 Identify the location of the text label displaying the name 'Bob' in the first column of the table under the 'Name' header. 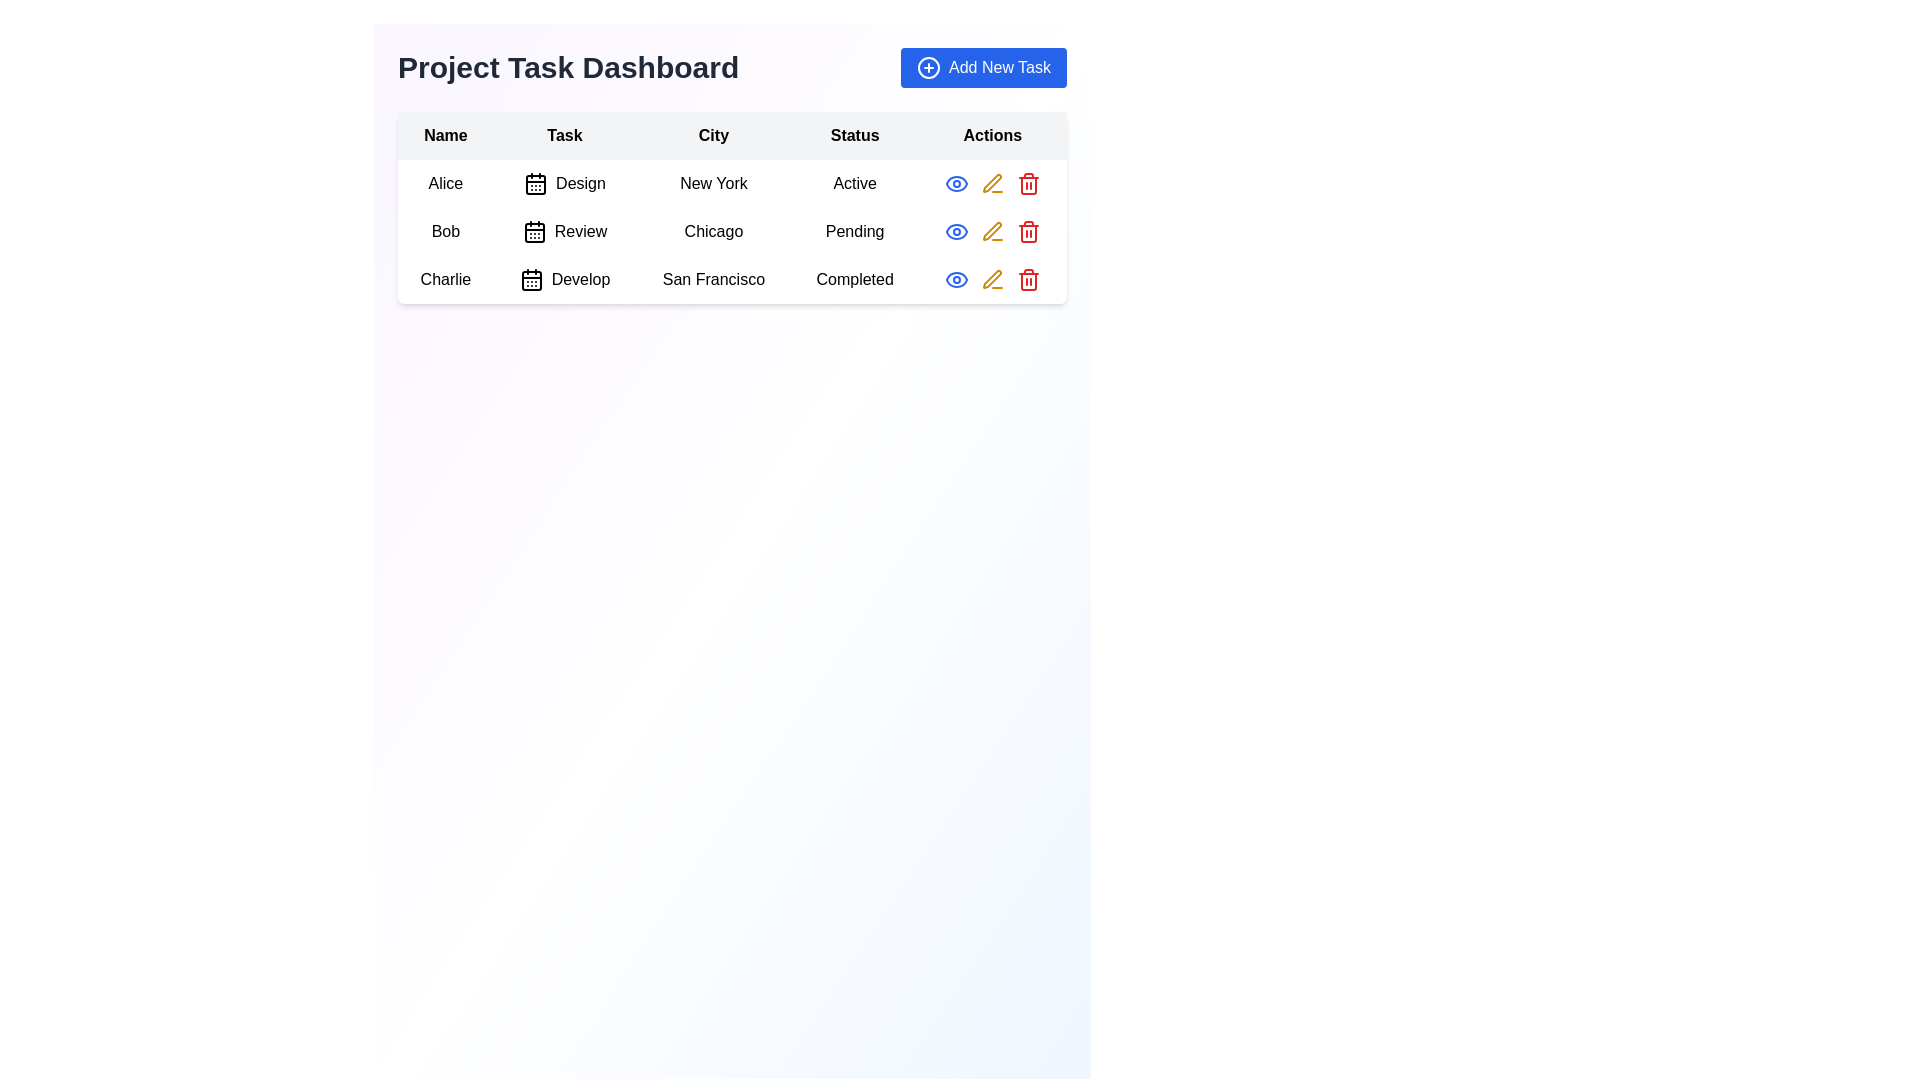
(445, 230).